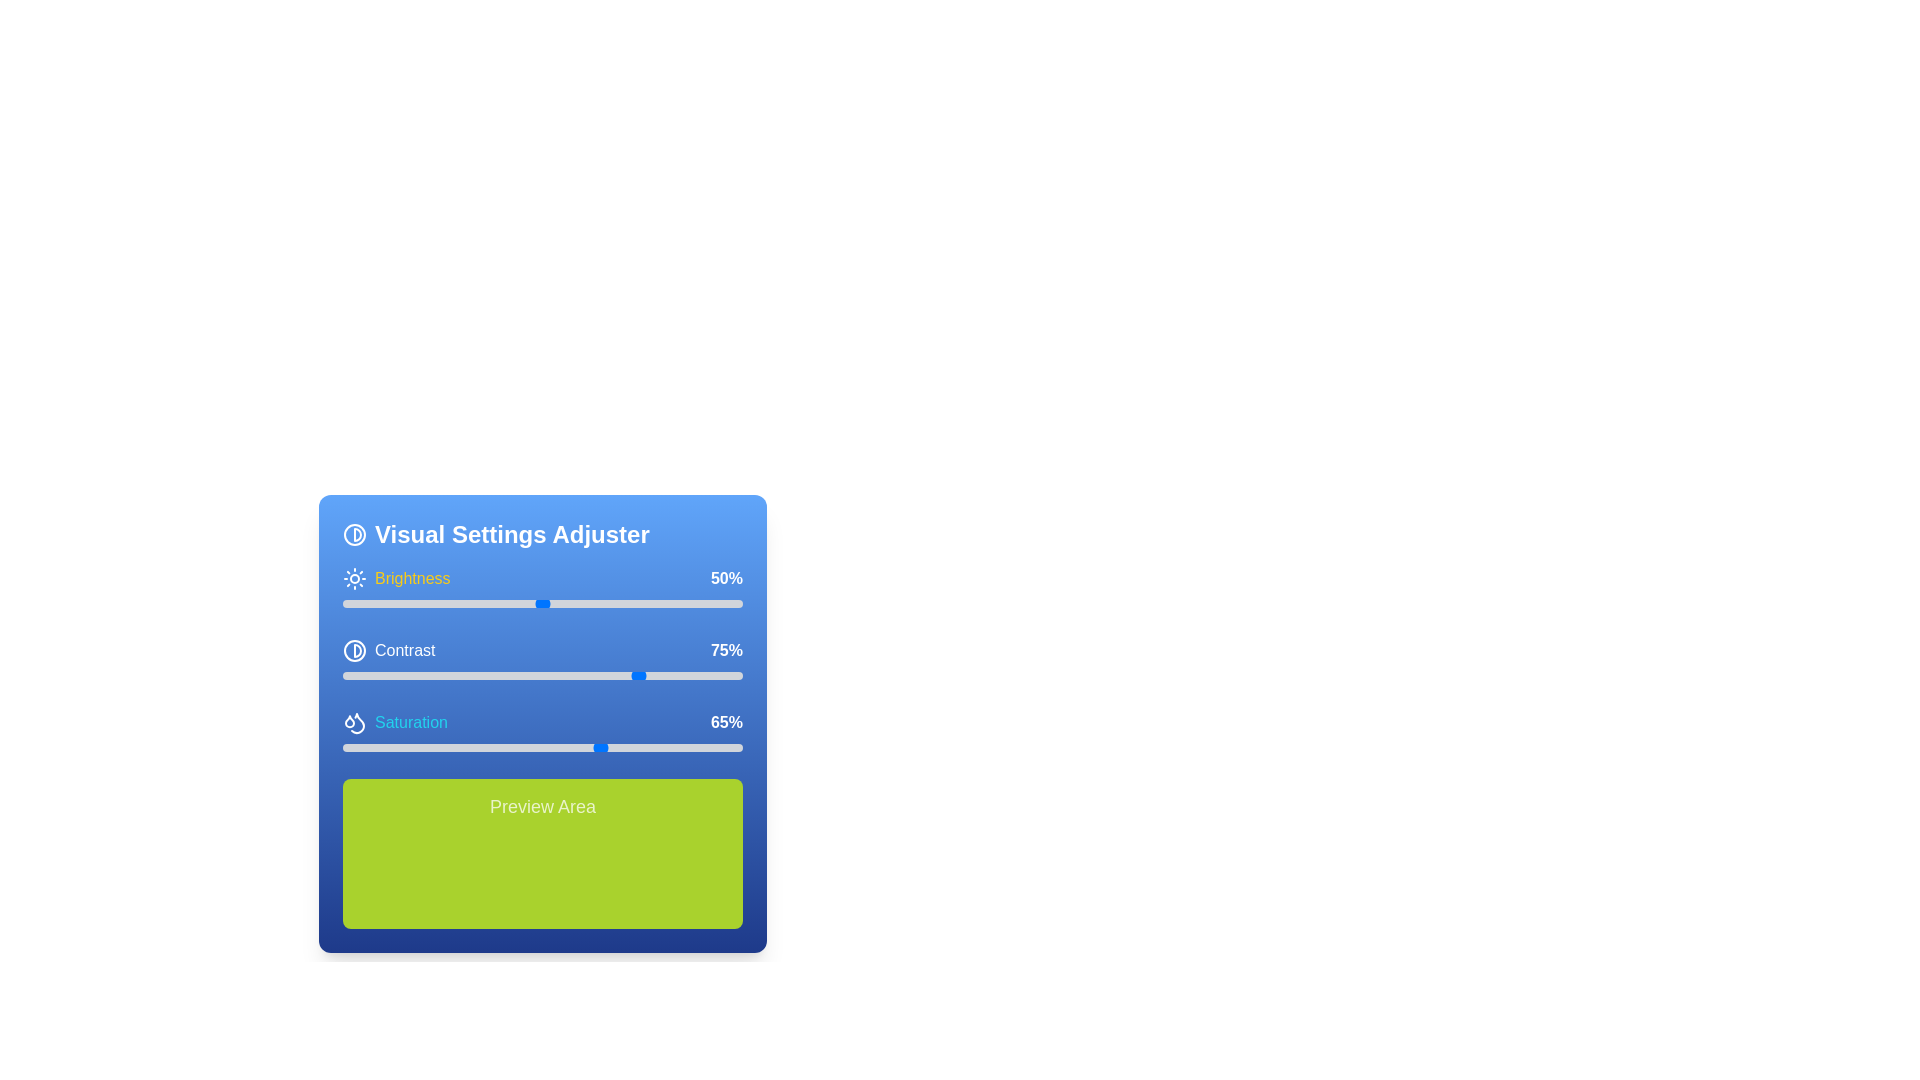 The height and width of the screenshot is (1080, 1920). What do you see at coordinates (406, 603) in the screenshot?
I see `the brightness level` at bounding box center [406, 603].